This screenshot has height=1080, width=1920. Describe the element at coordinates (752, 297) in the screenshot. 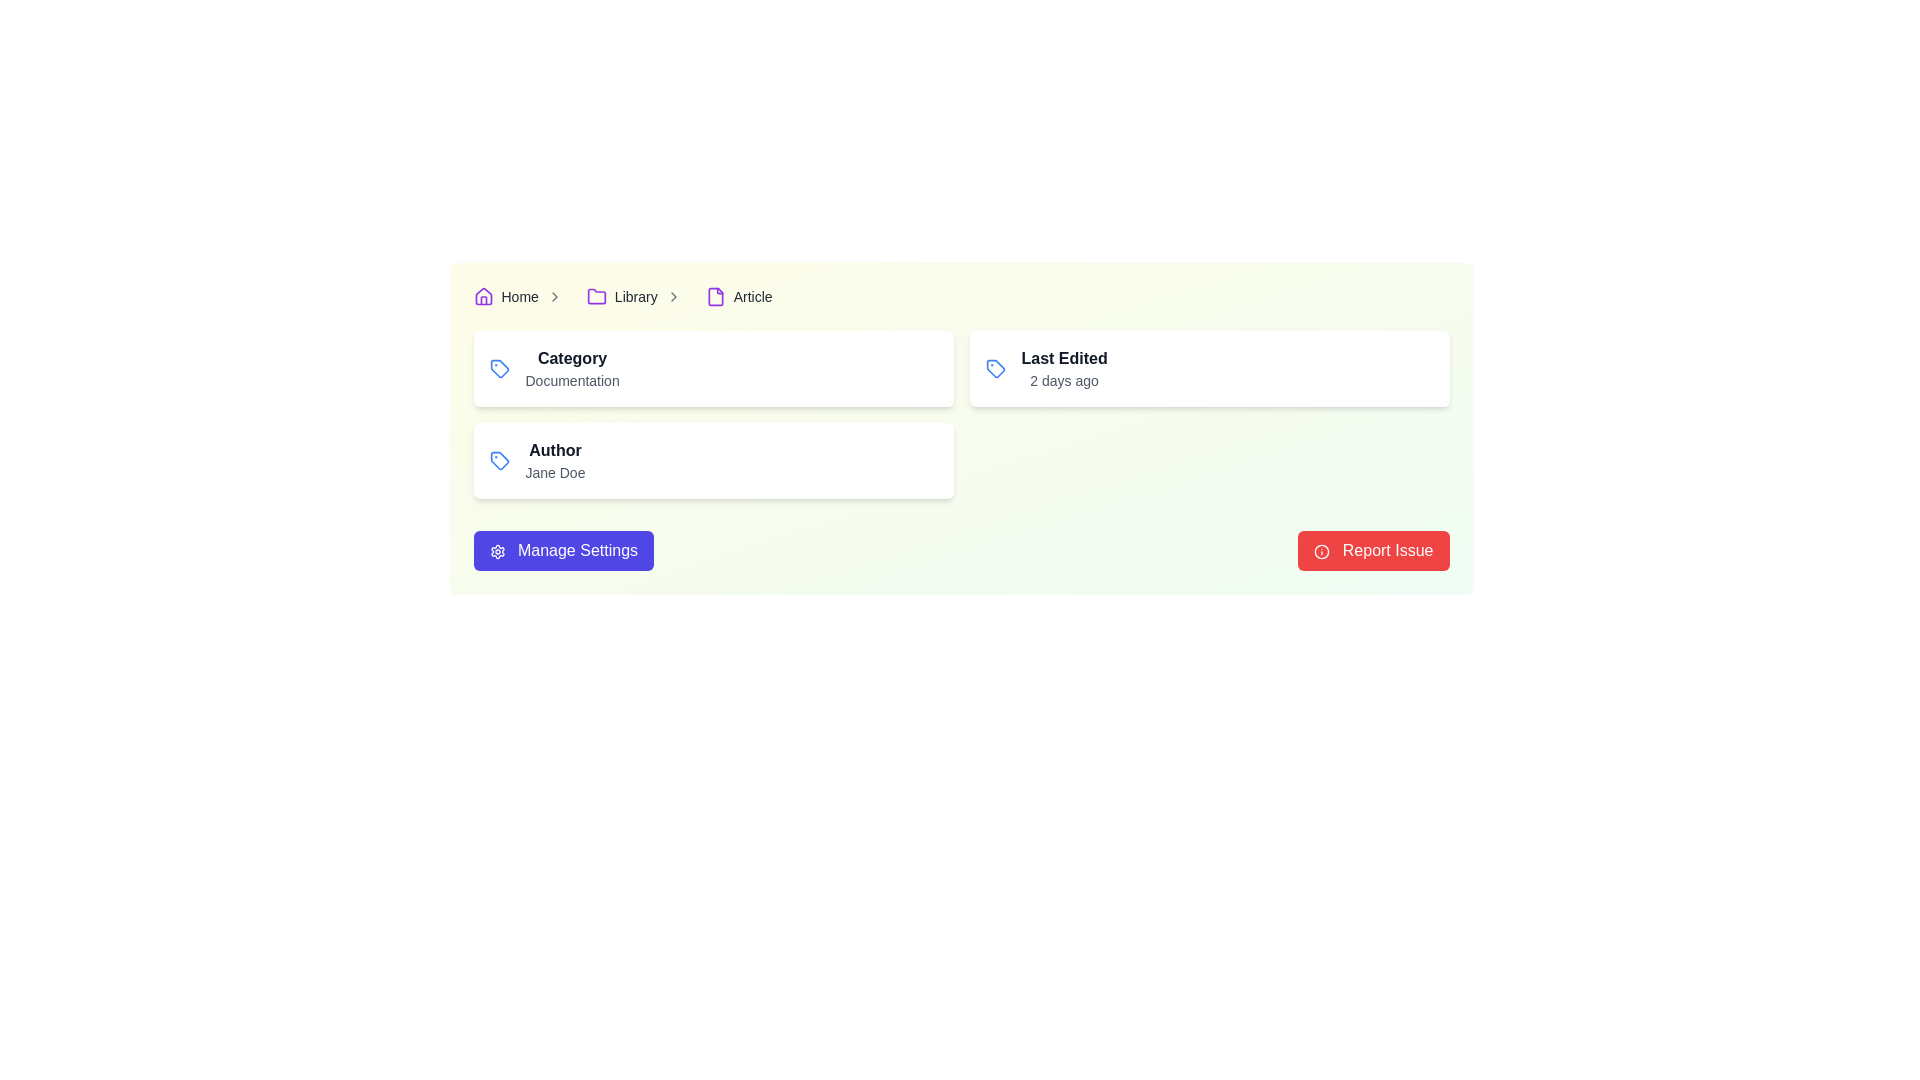

I see `the clickable link in the breadcrumb navigation bar that takes the user to the 'Article' section` at that location.